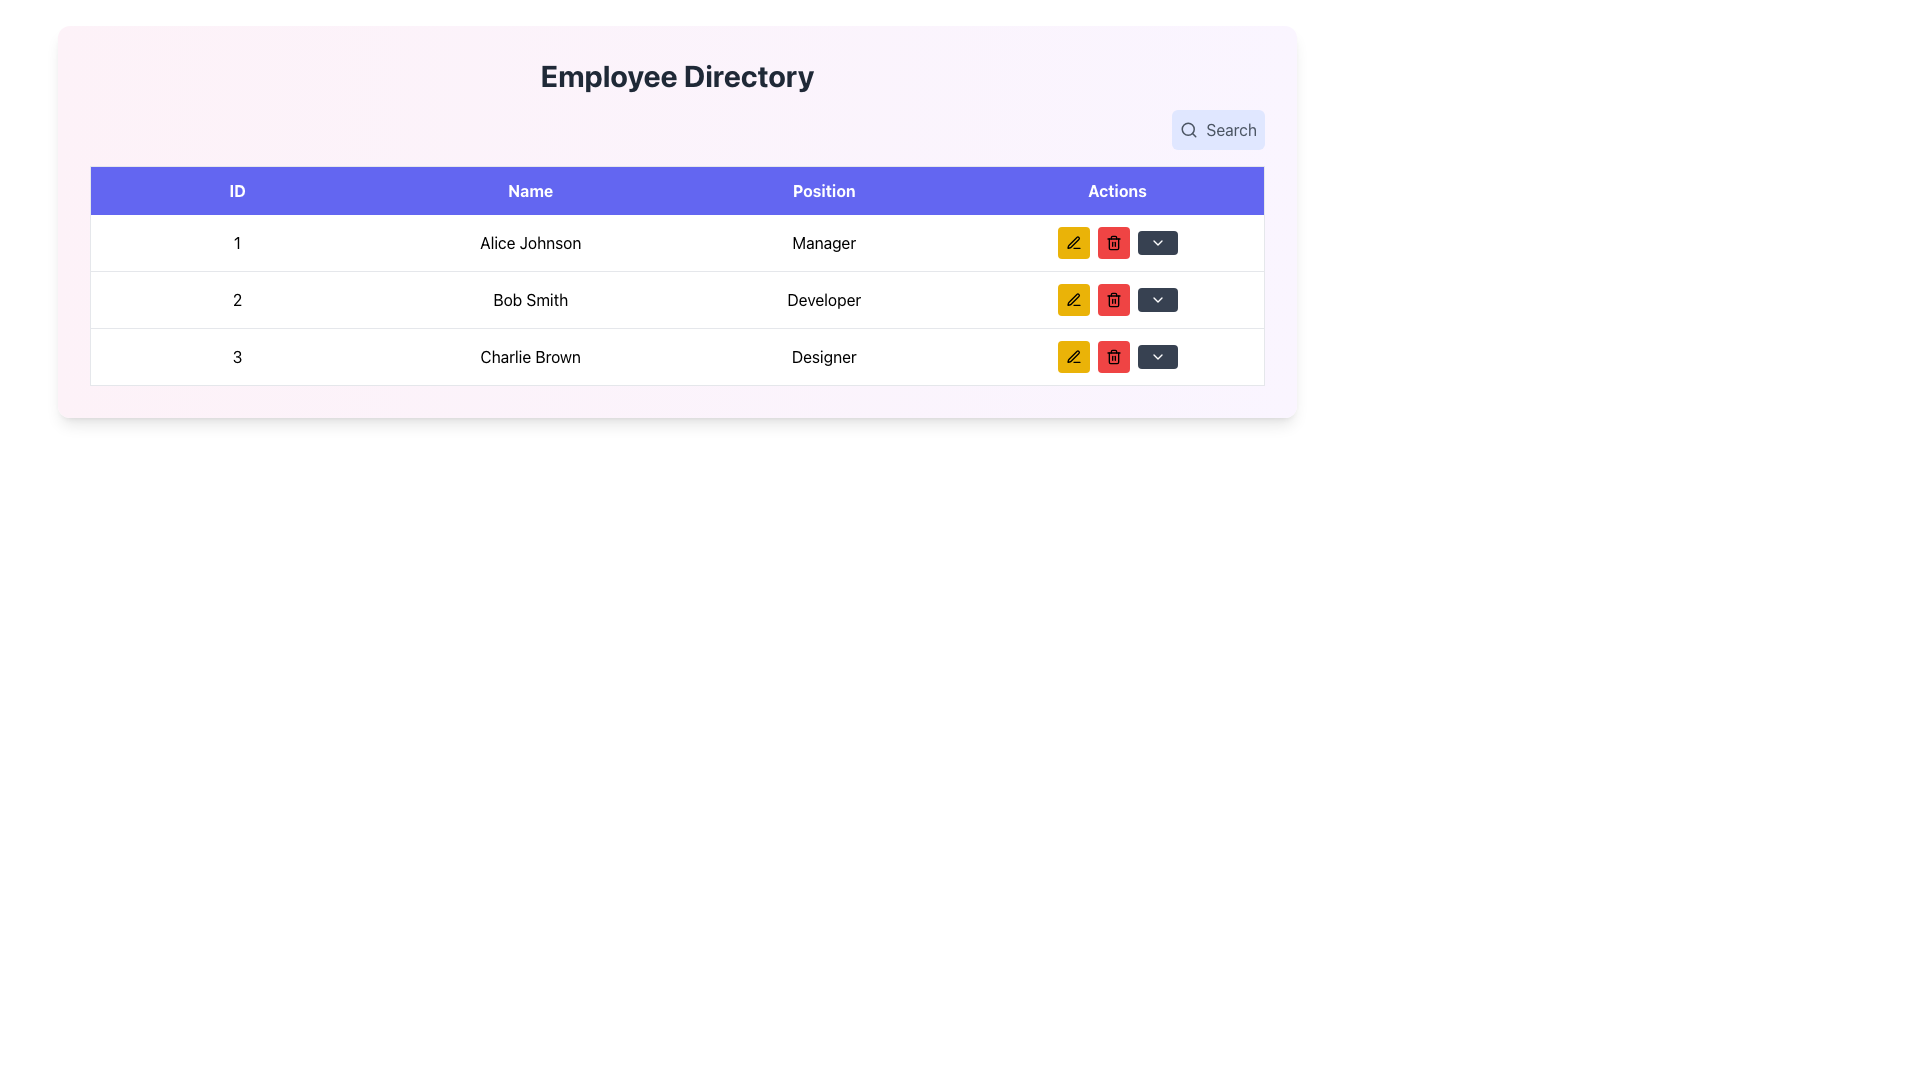 The width and height of the screenshot is (1920, 1080). Describe the element at coordinates (237, 300) in the screenshot. I see `the ID element of the second individual in the table, which is located in the second row under the 'ID' column, positioned to the left of 'Bob Smith' and 'Developer'` at that location.